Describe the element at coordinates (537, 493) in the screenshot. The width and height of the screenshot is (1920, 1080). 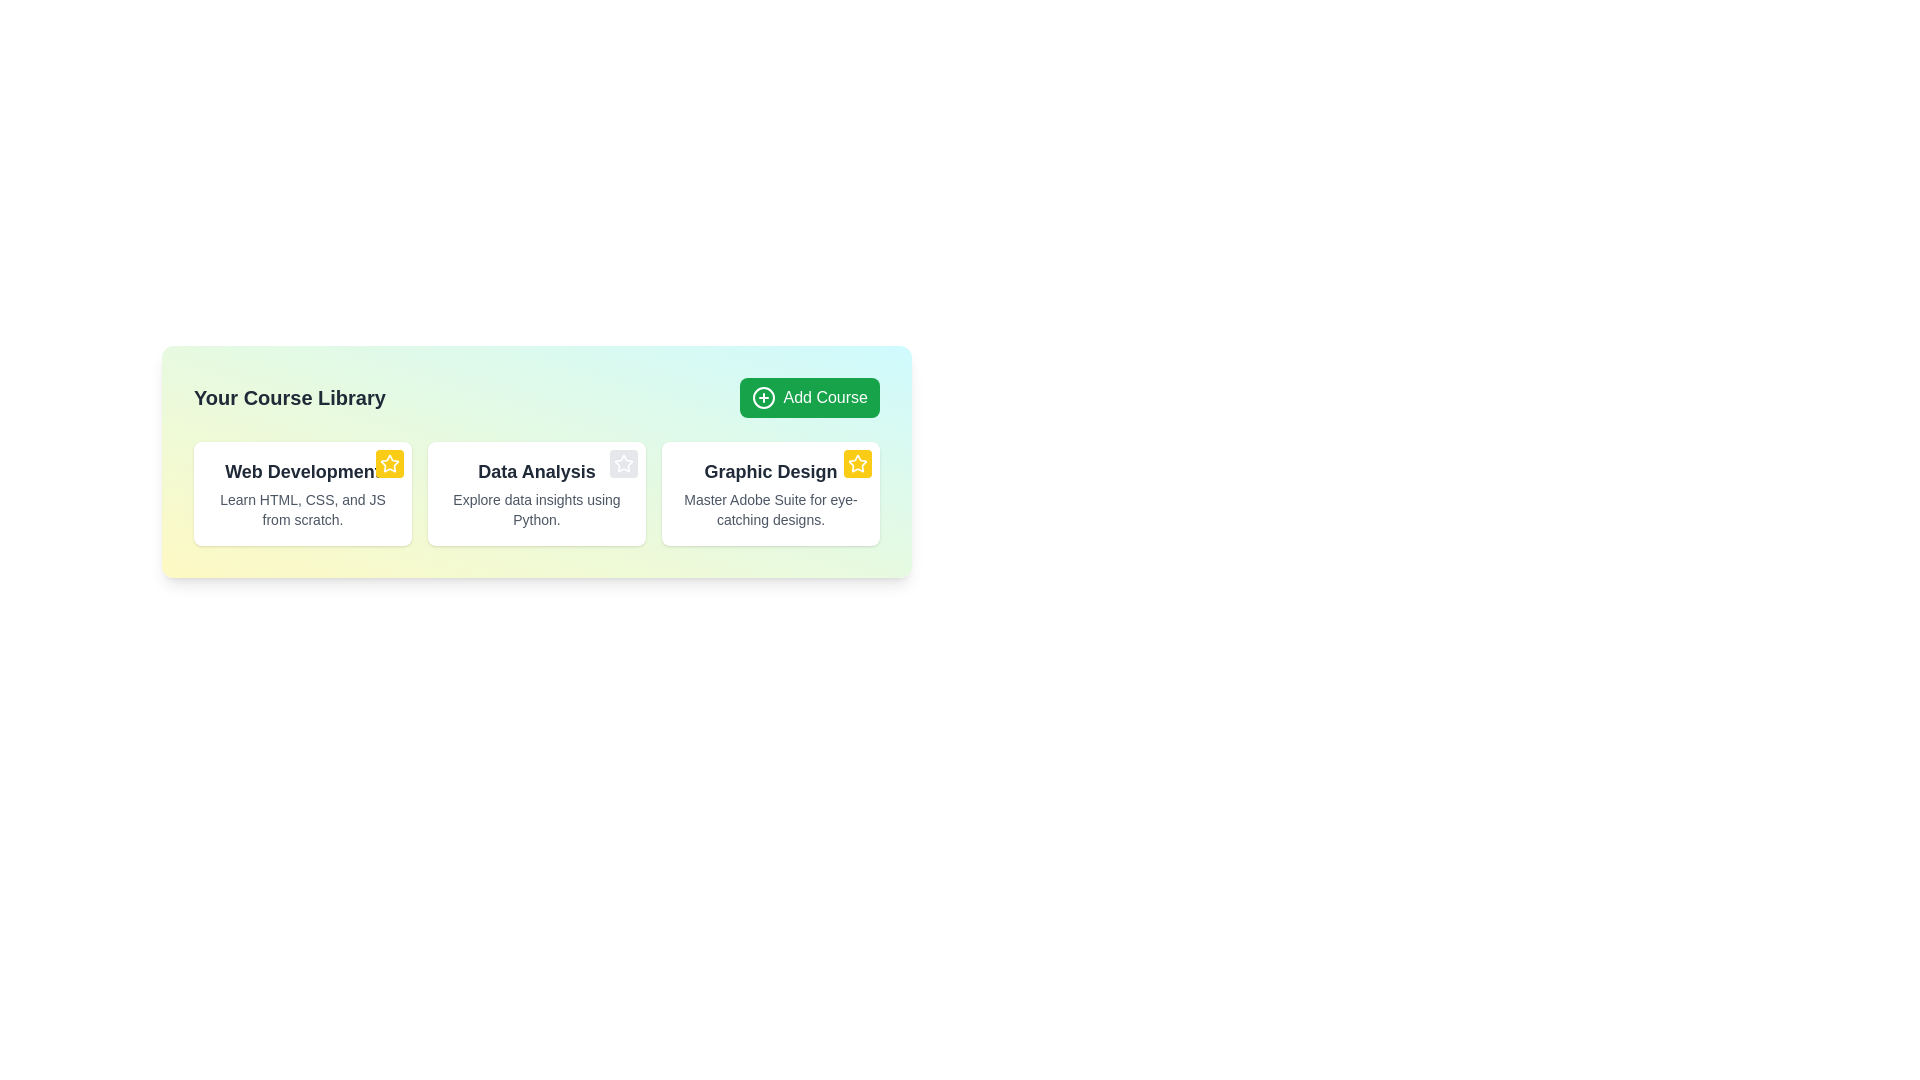
I see `the 'Data Analysis' card component, which features a white background, bold title at the top, and a star icon in a gray circle at the top-right corner` at that location.